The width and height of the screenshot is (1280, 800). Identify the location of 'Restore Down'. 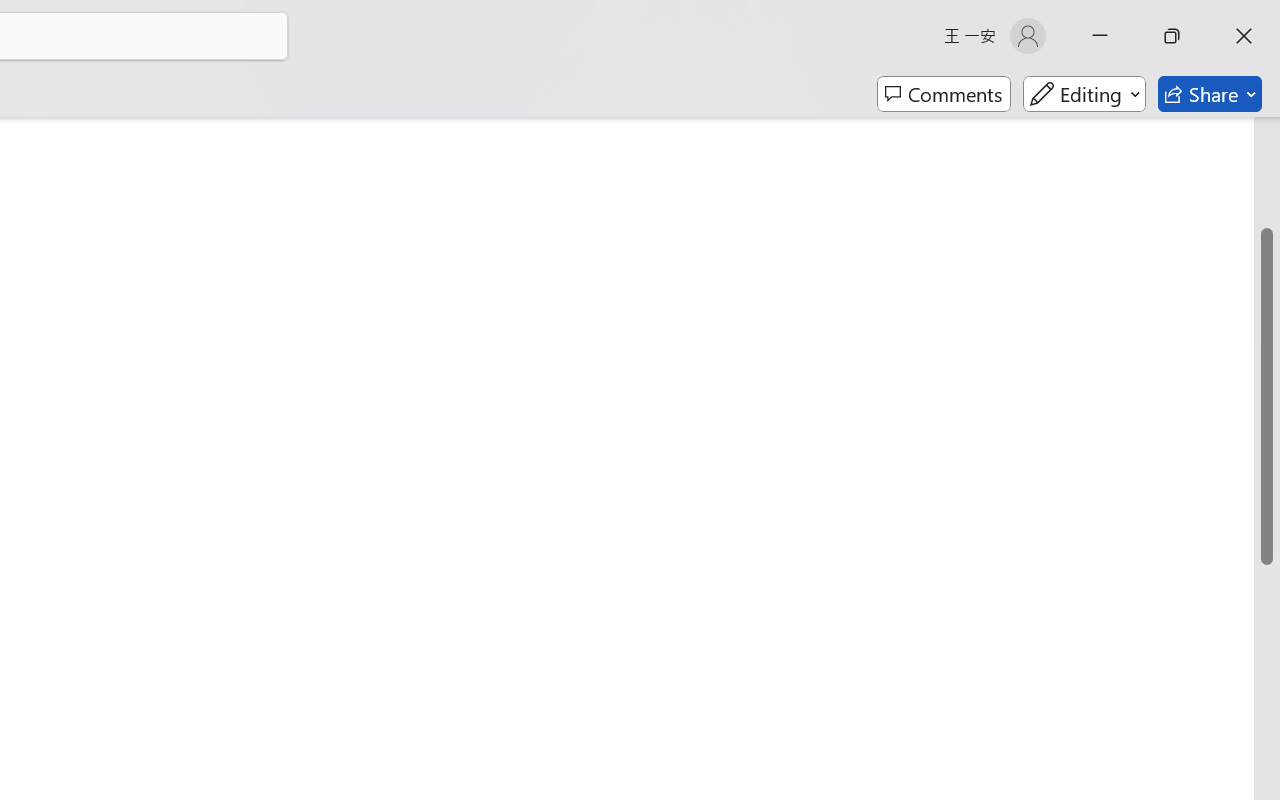
(1172, 35).